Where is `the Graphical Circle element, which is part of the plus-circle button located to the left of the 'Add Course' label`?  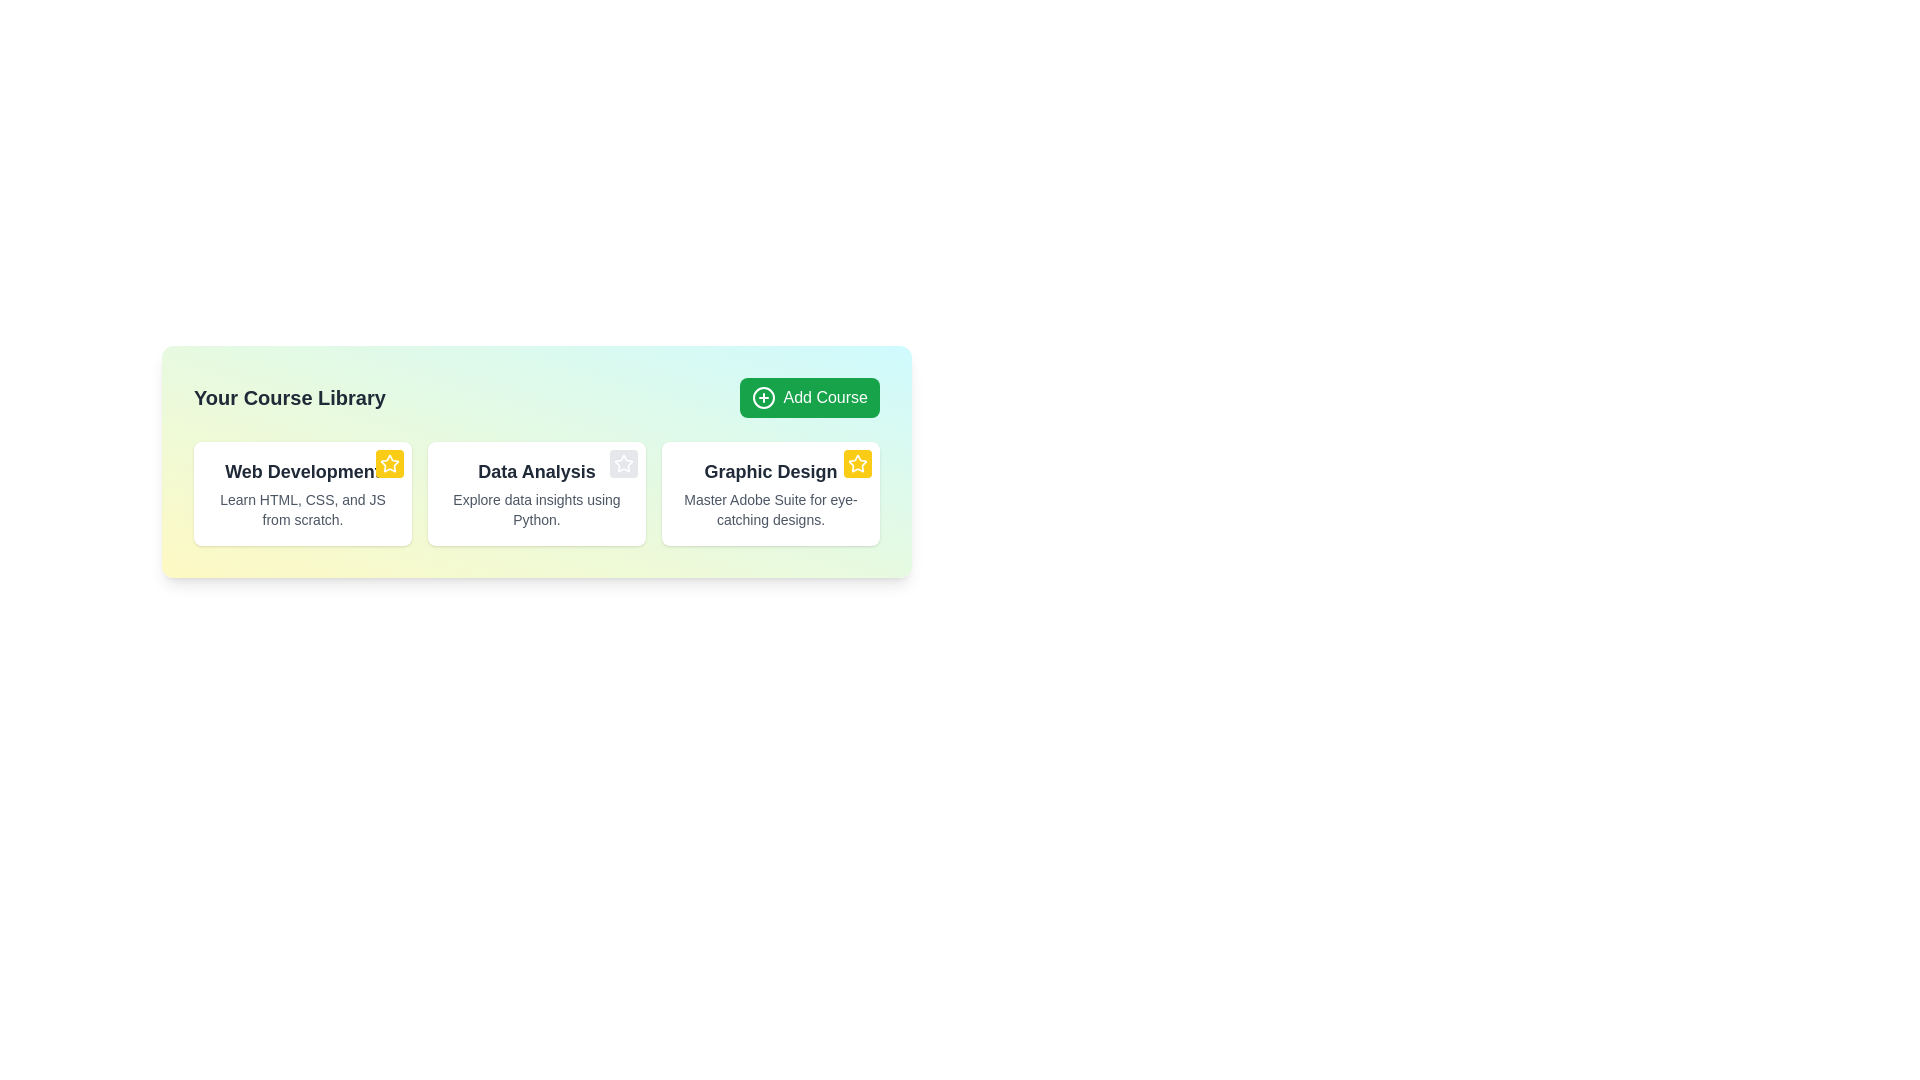 the Graphical Circle element, which is part of the plus-circle button located to the left of the 'Add Course' label is located at coordinates (762, 397).